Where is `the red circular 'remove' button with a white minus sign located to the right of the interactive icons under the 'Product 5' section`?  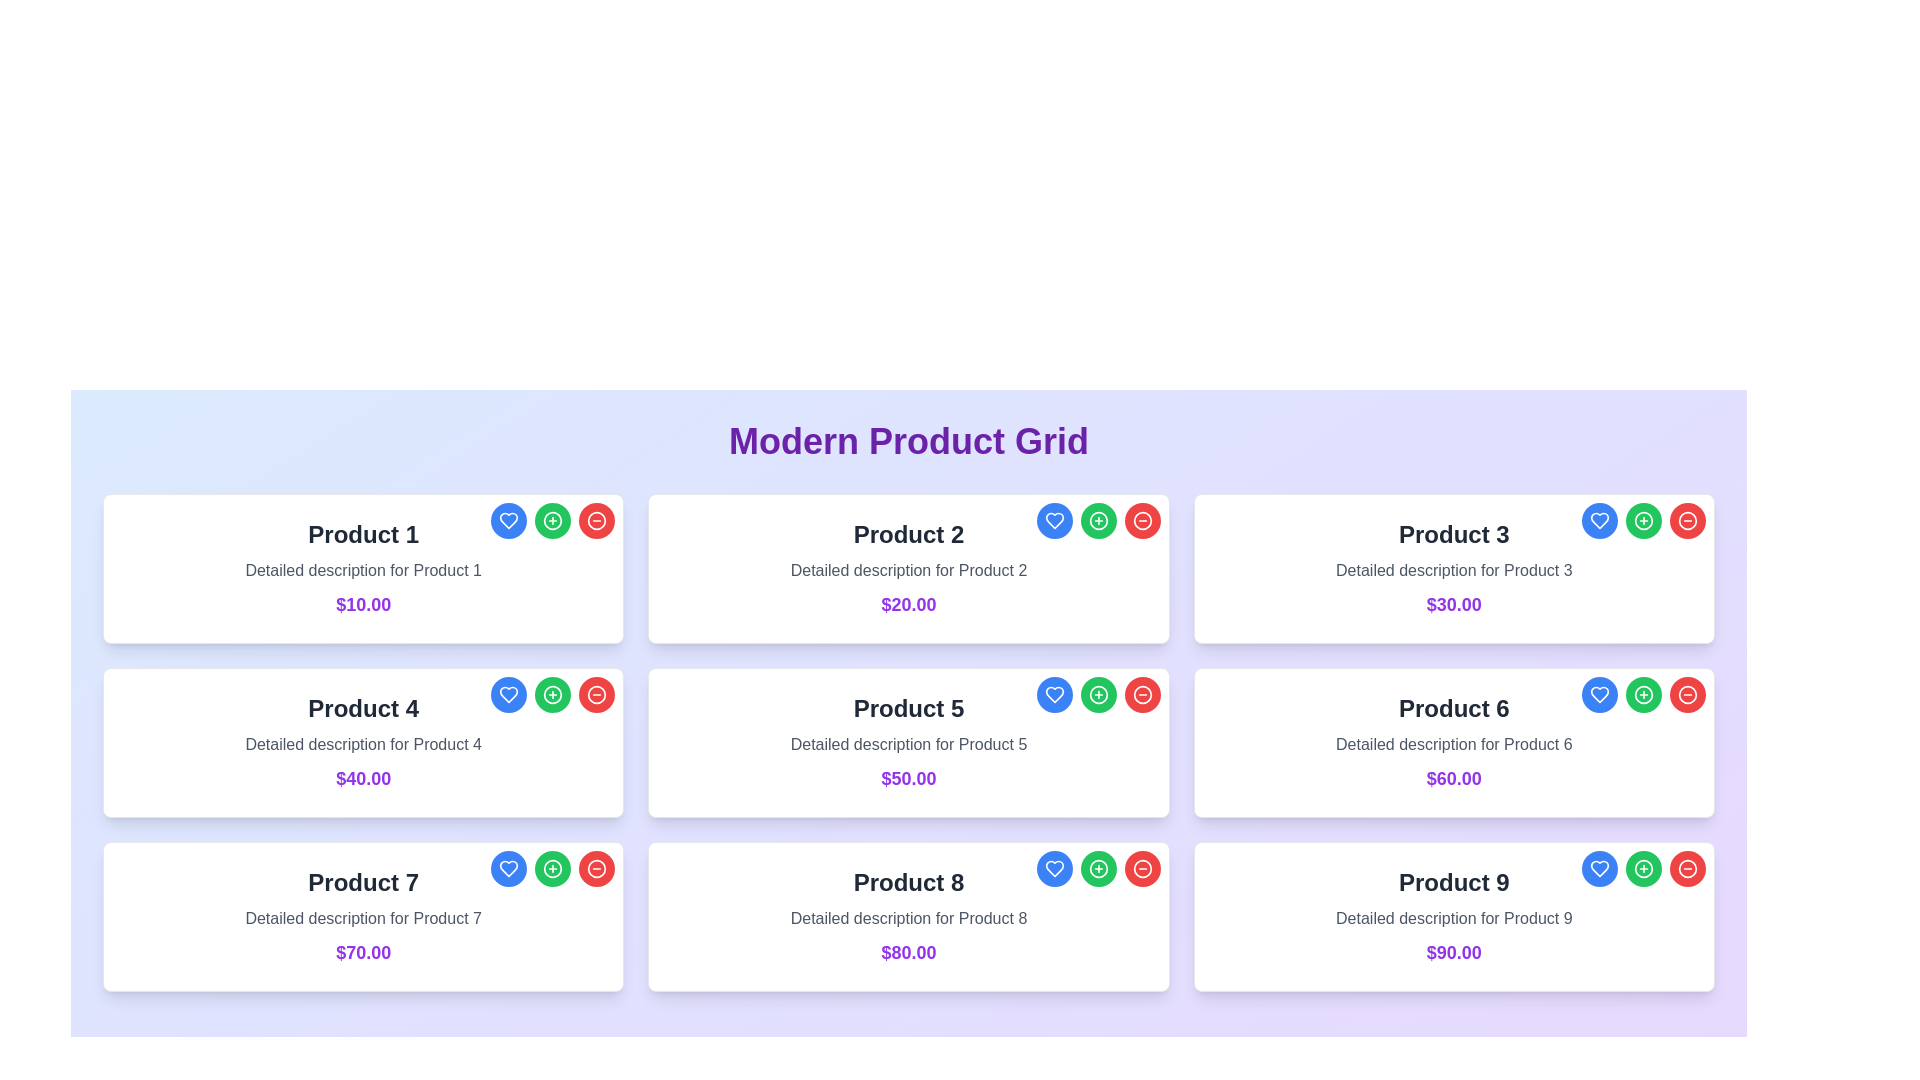 the red circular 'remove' button with a white minus sign located to the right of the interactive icons under the 'Product 5' section is located at coordinates (595, 519).